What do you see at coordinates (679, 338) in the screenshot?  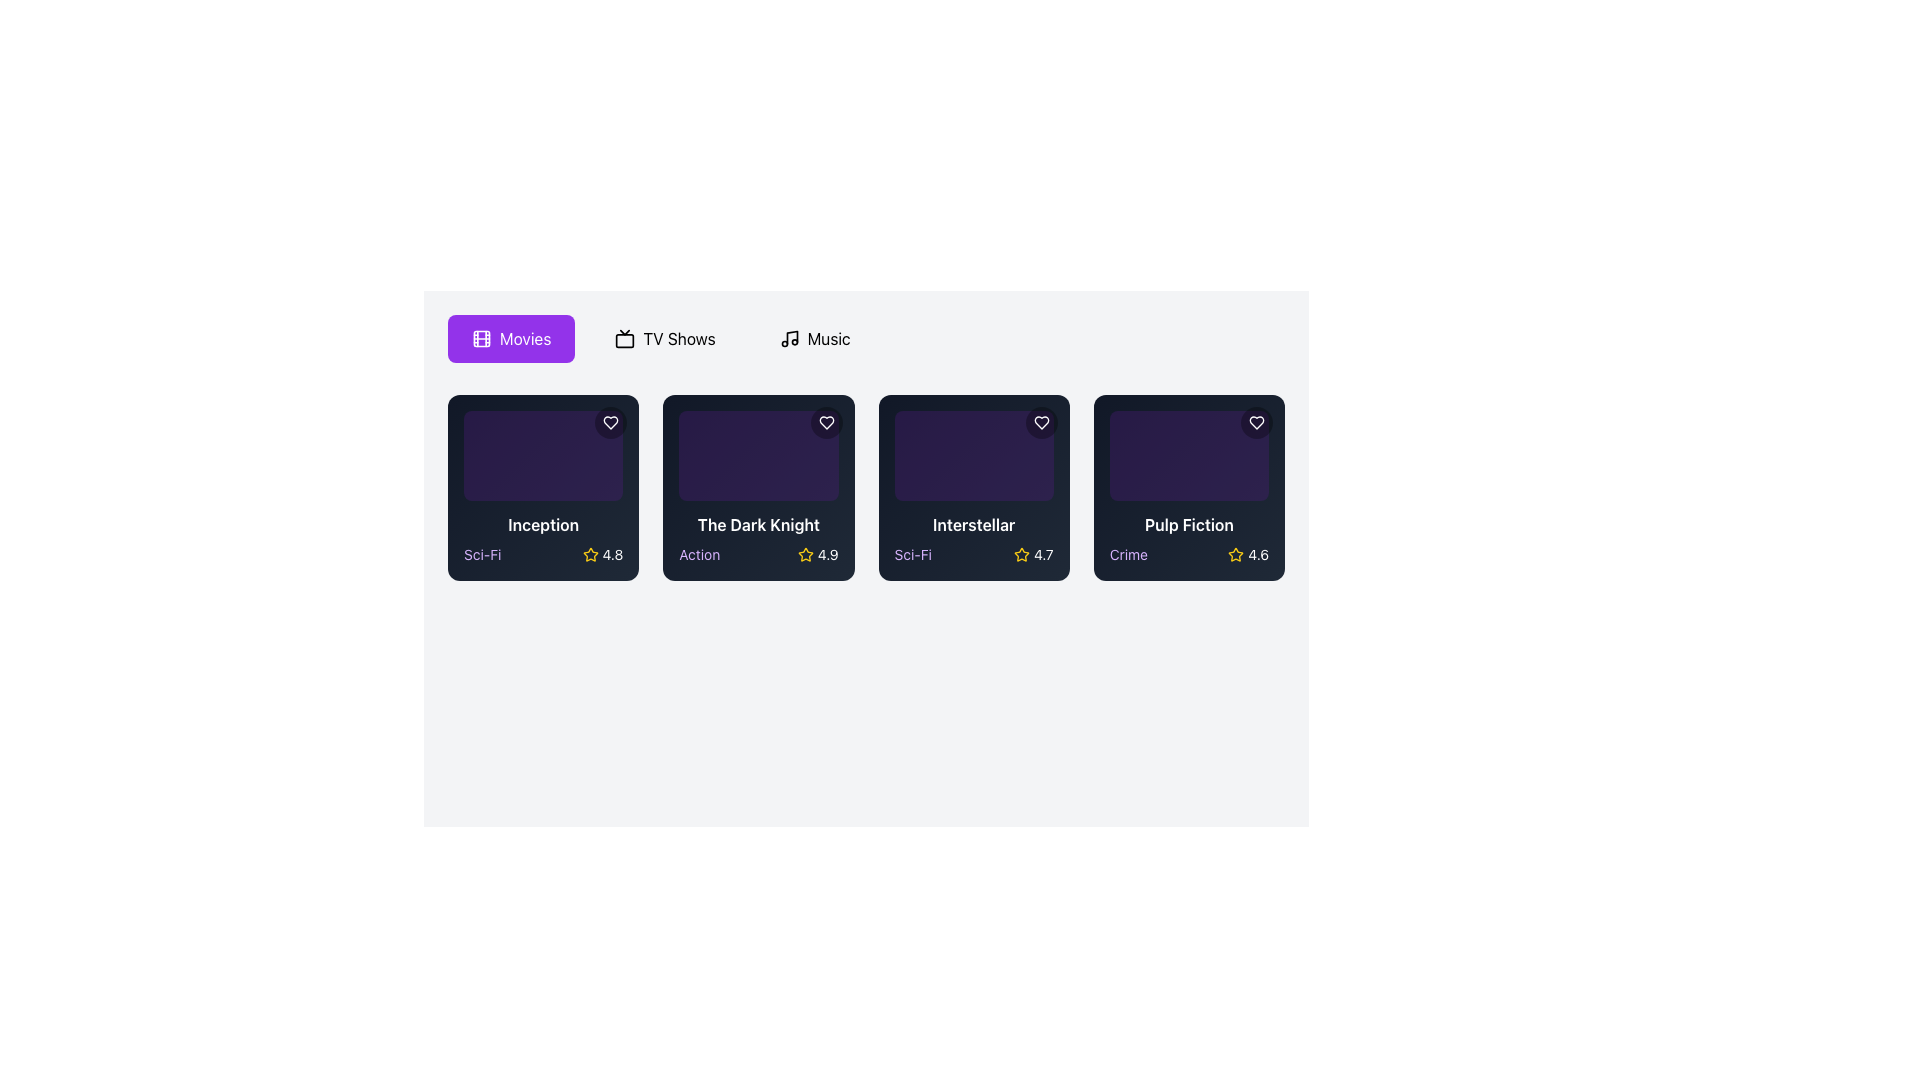 I see `the 'TV Shows' label, which is a visible text label styled with plain black font and centrally aligned, part of a navigation option adjacent to 'Movies' and 'Music'` at bounding box center [679, 338].